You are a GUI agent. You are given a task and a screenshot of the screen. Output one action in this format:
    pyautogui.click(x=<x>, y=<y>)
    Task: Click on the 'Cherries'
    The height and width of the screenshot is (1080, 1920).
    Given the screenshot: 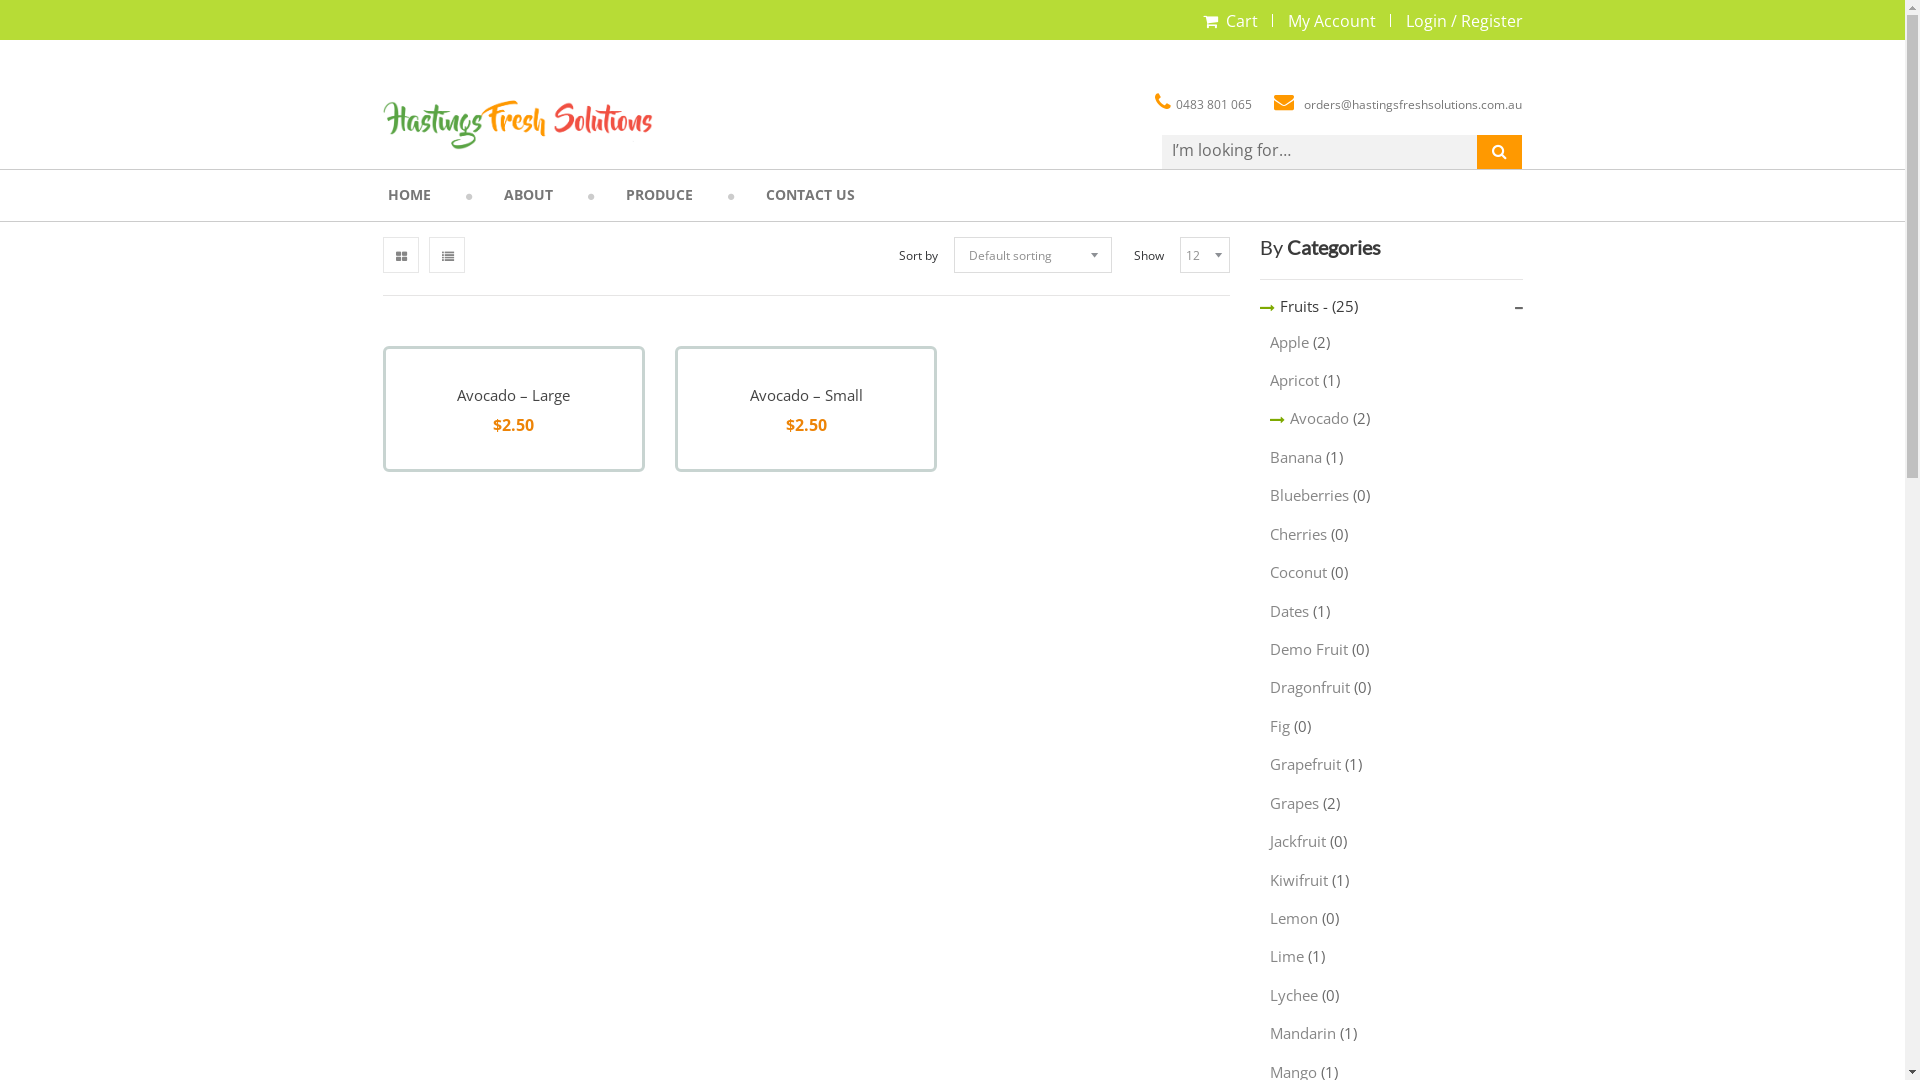 What is the action you would take?
    pyautogui.click(x=1298, y=532)
    